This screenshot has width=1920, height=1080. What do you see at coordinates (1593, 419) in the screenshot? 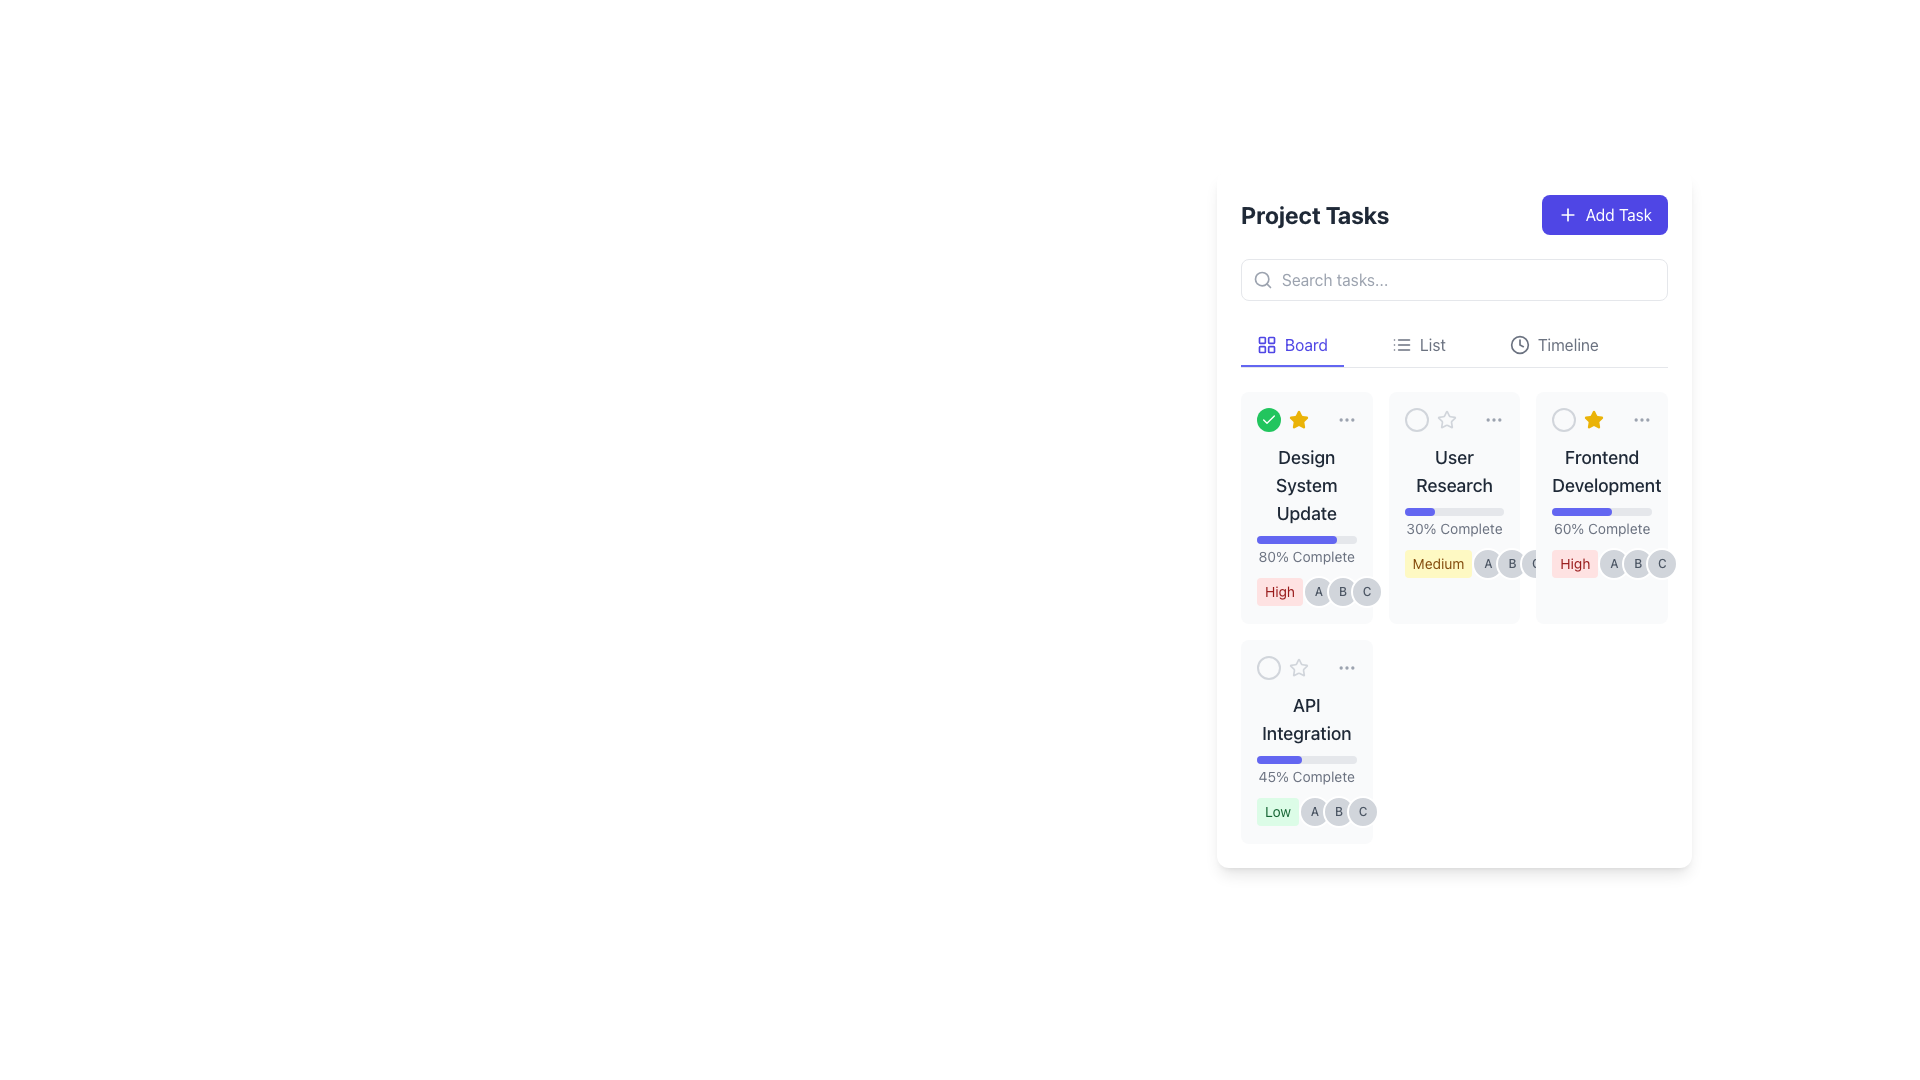
I see `the star icon indicating a marked status for the 'Design System Update' task card located at the top left corner of the project task board` at bounding box center [1593, 419].